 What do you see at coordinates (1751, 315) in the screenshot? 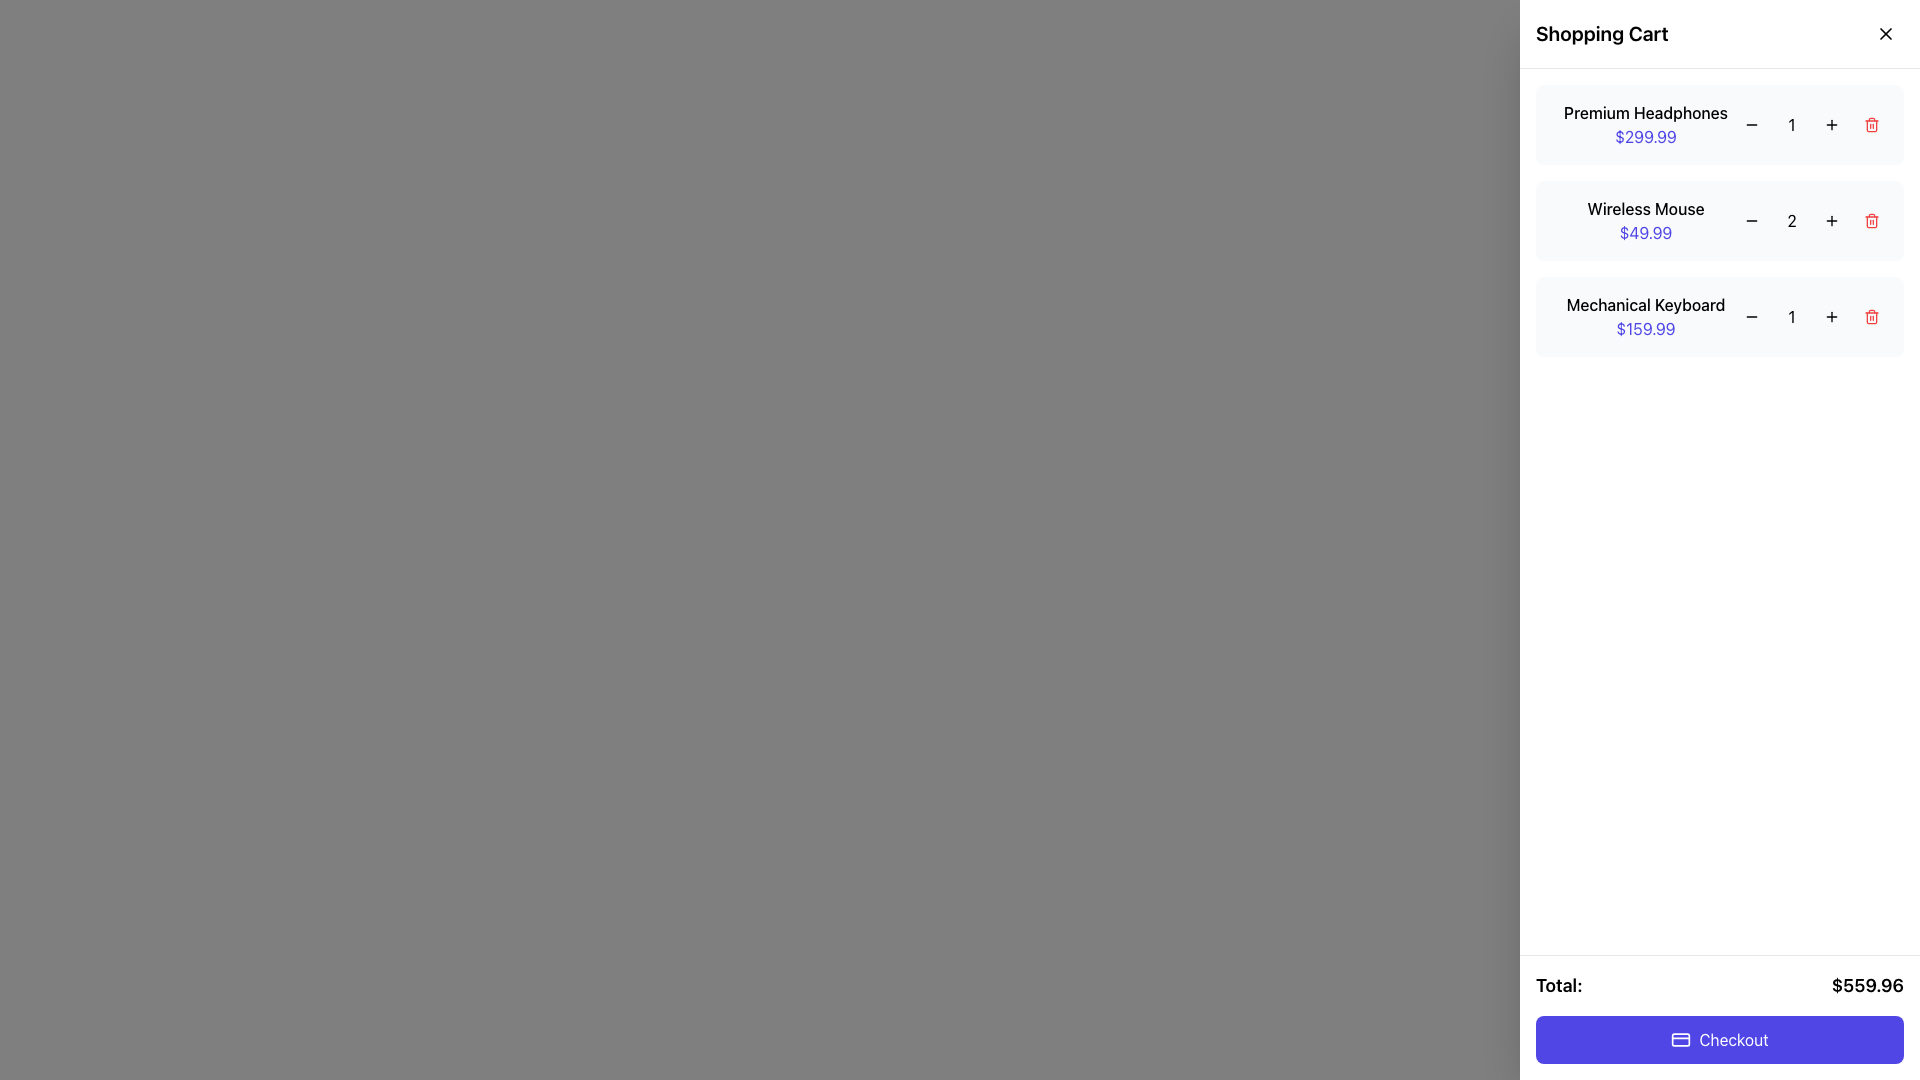
I see `the button that decreases the quantity of the Mechanical Keyboard in the shopping cart, located before the quantity display` at bounding box center [1751, 315].